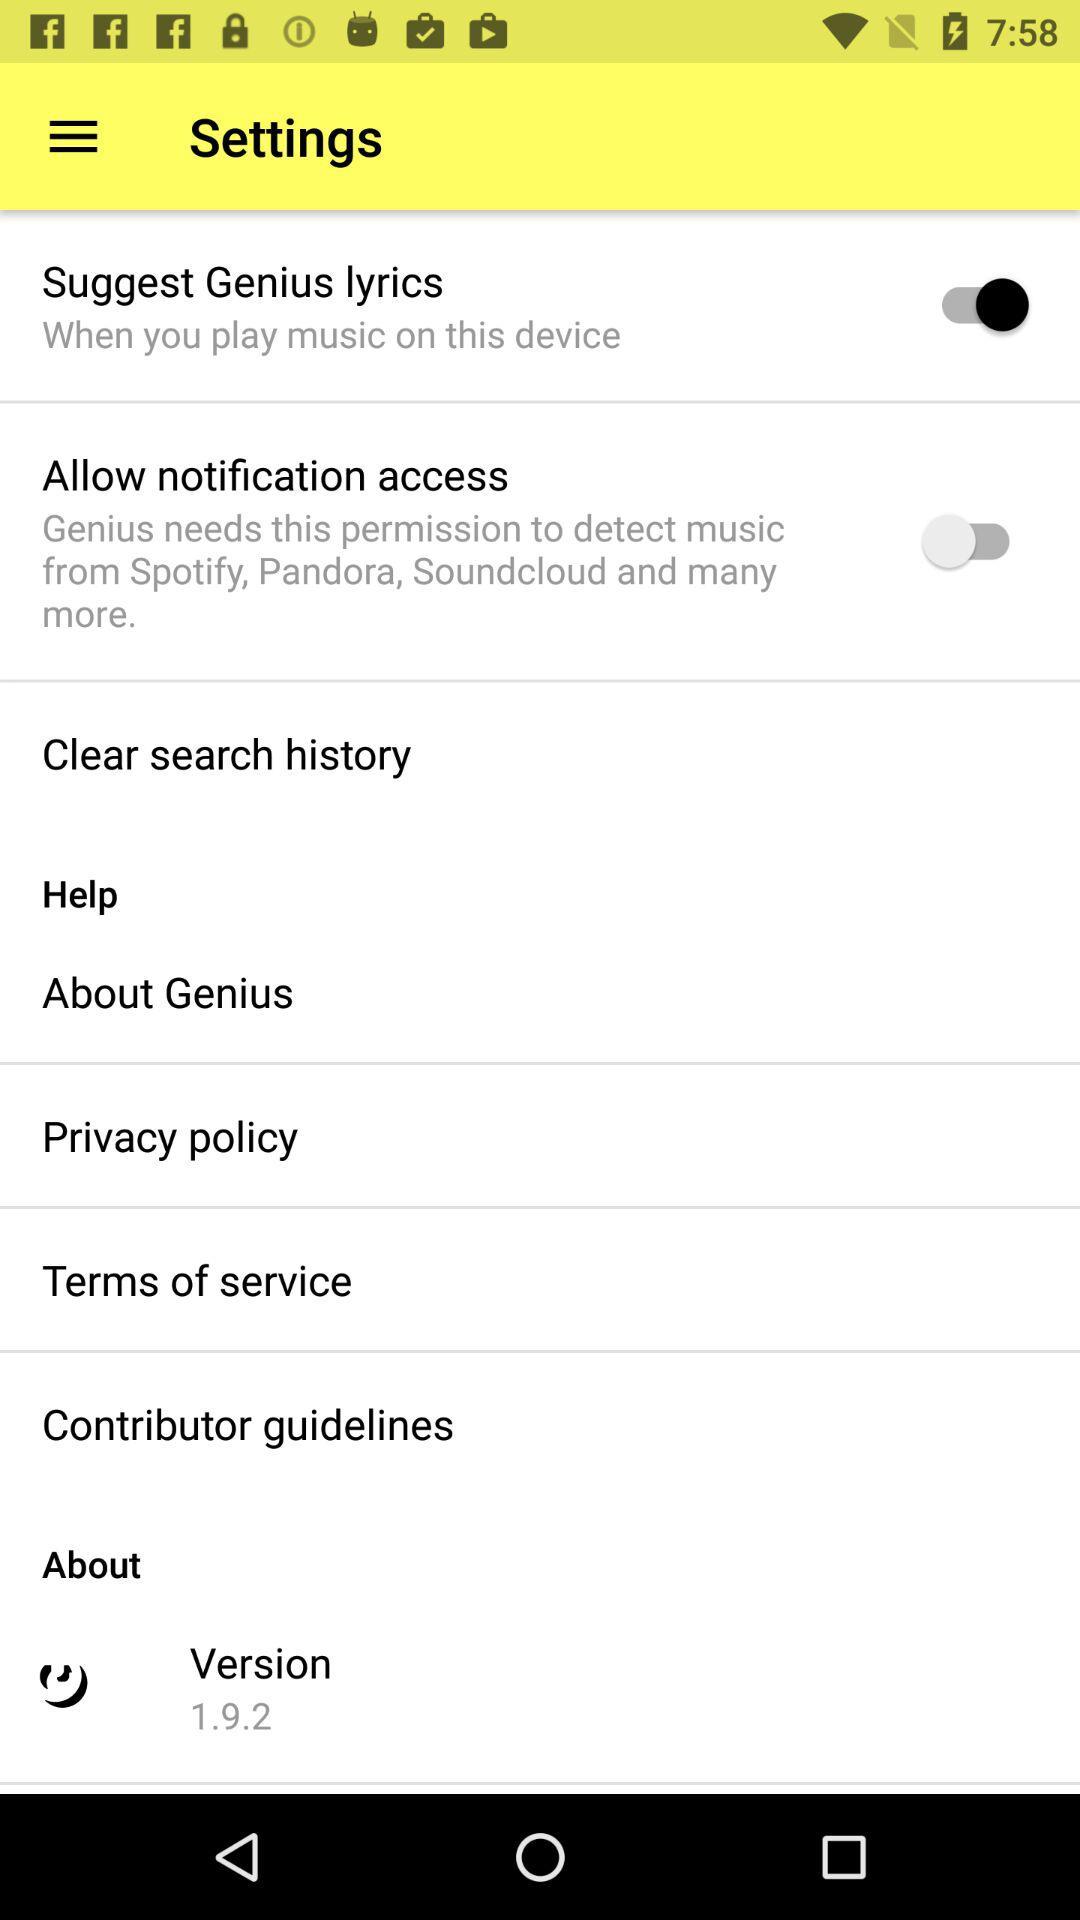 This screenshot has width=1080, height=1920. What do you see at coordinates (540, 872) in the screenshot?
I see `the help at the center` at bounding box center [540, 872].